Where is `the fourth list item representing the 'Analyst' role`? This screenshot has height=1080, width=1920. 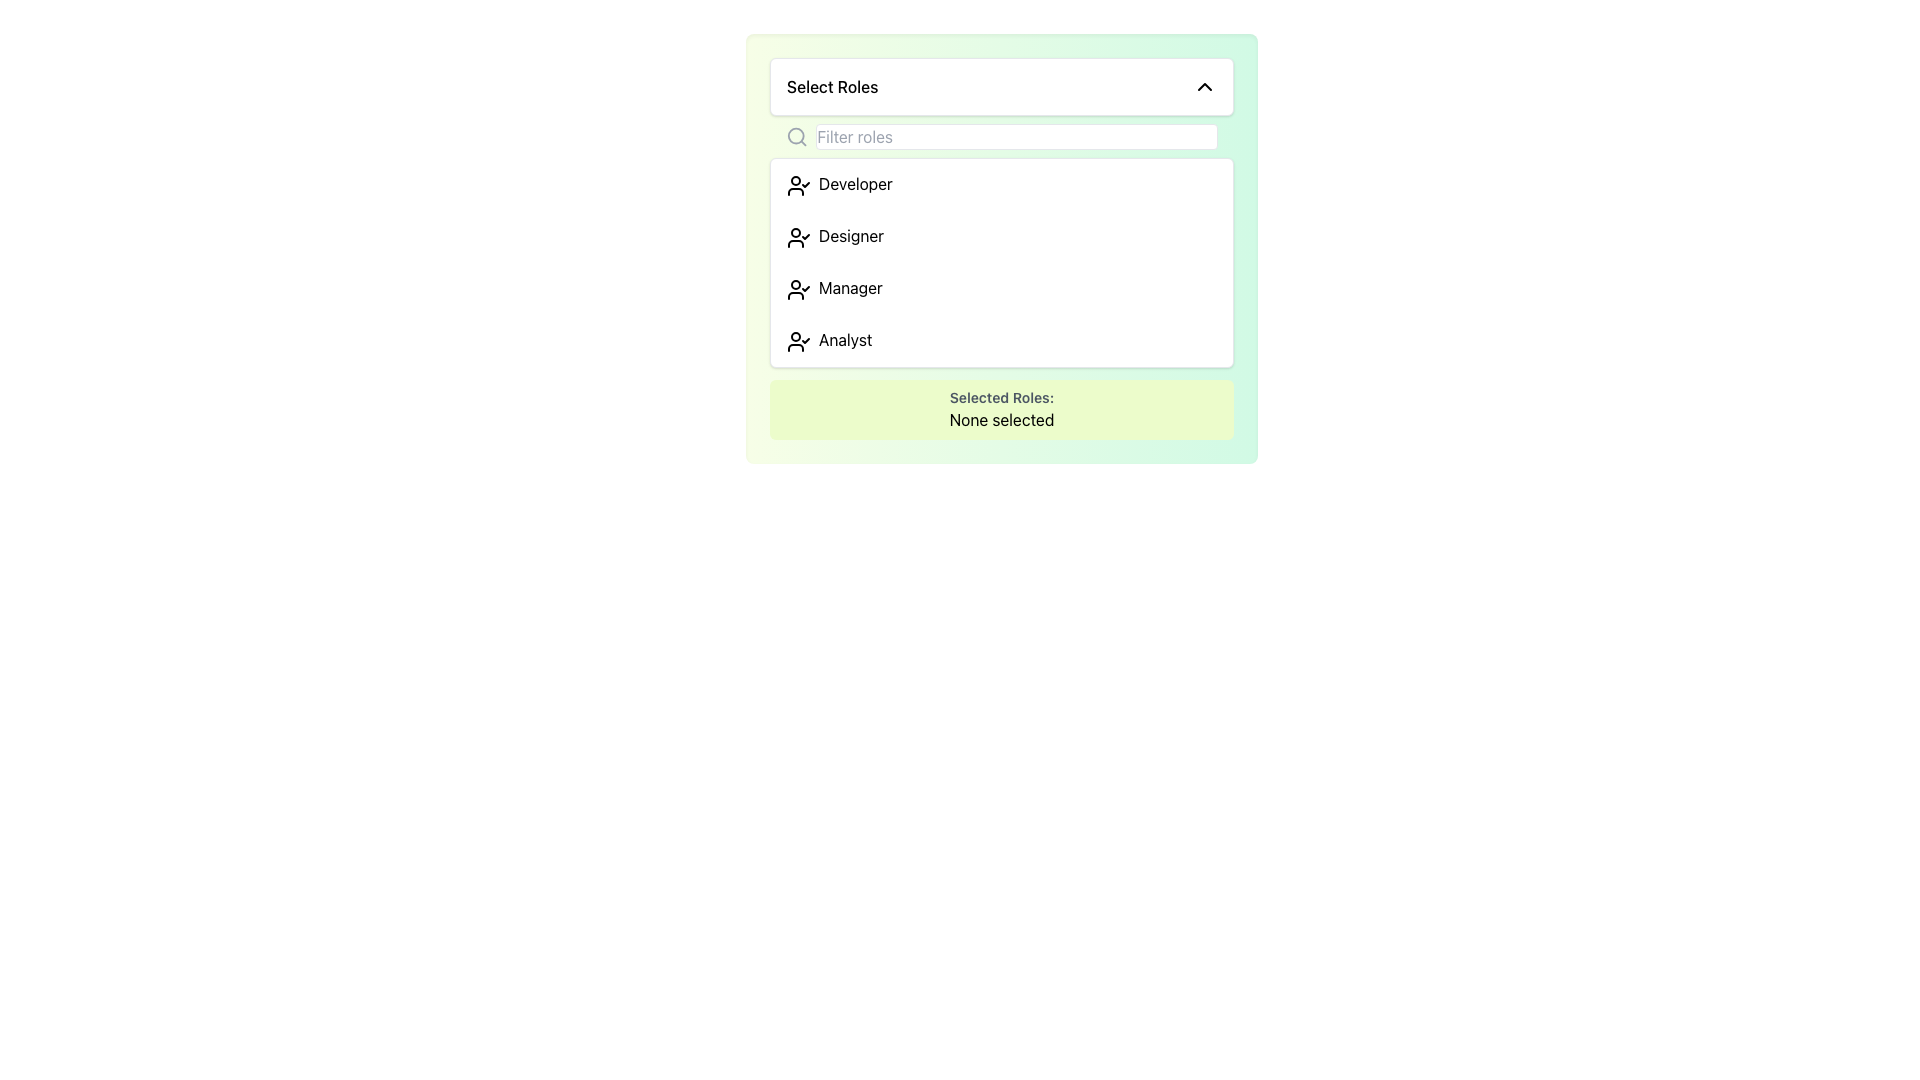 the fourth list item representing the 'Analyst' role is located at coordinates (1002, 339).